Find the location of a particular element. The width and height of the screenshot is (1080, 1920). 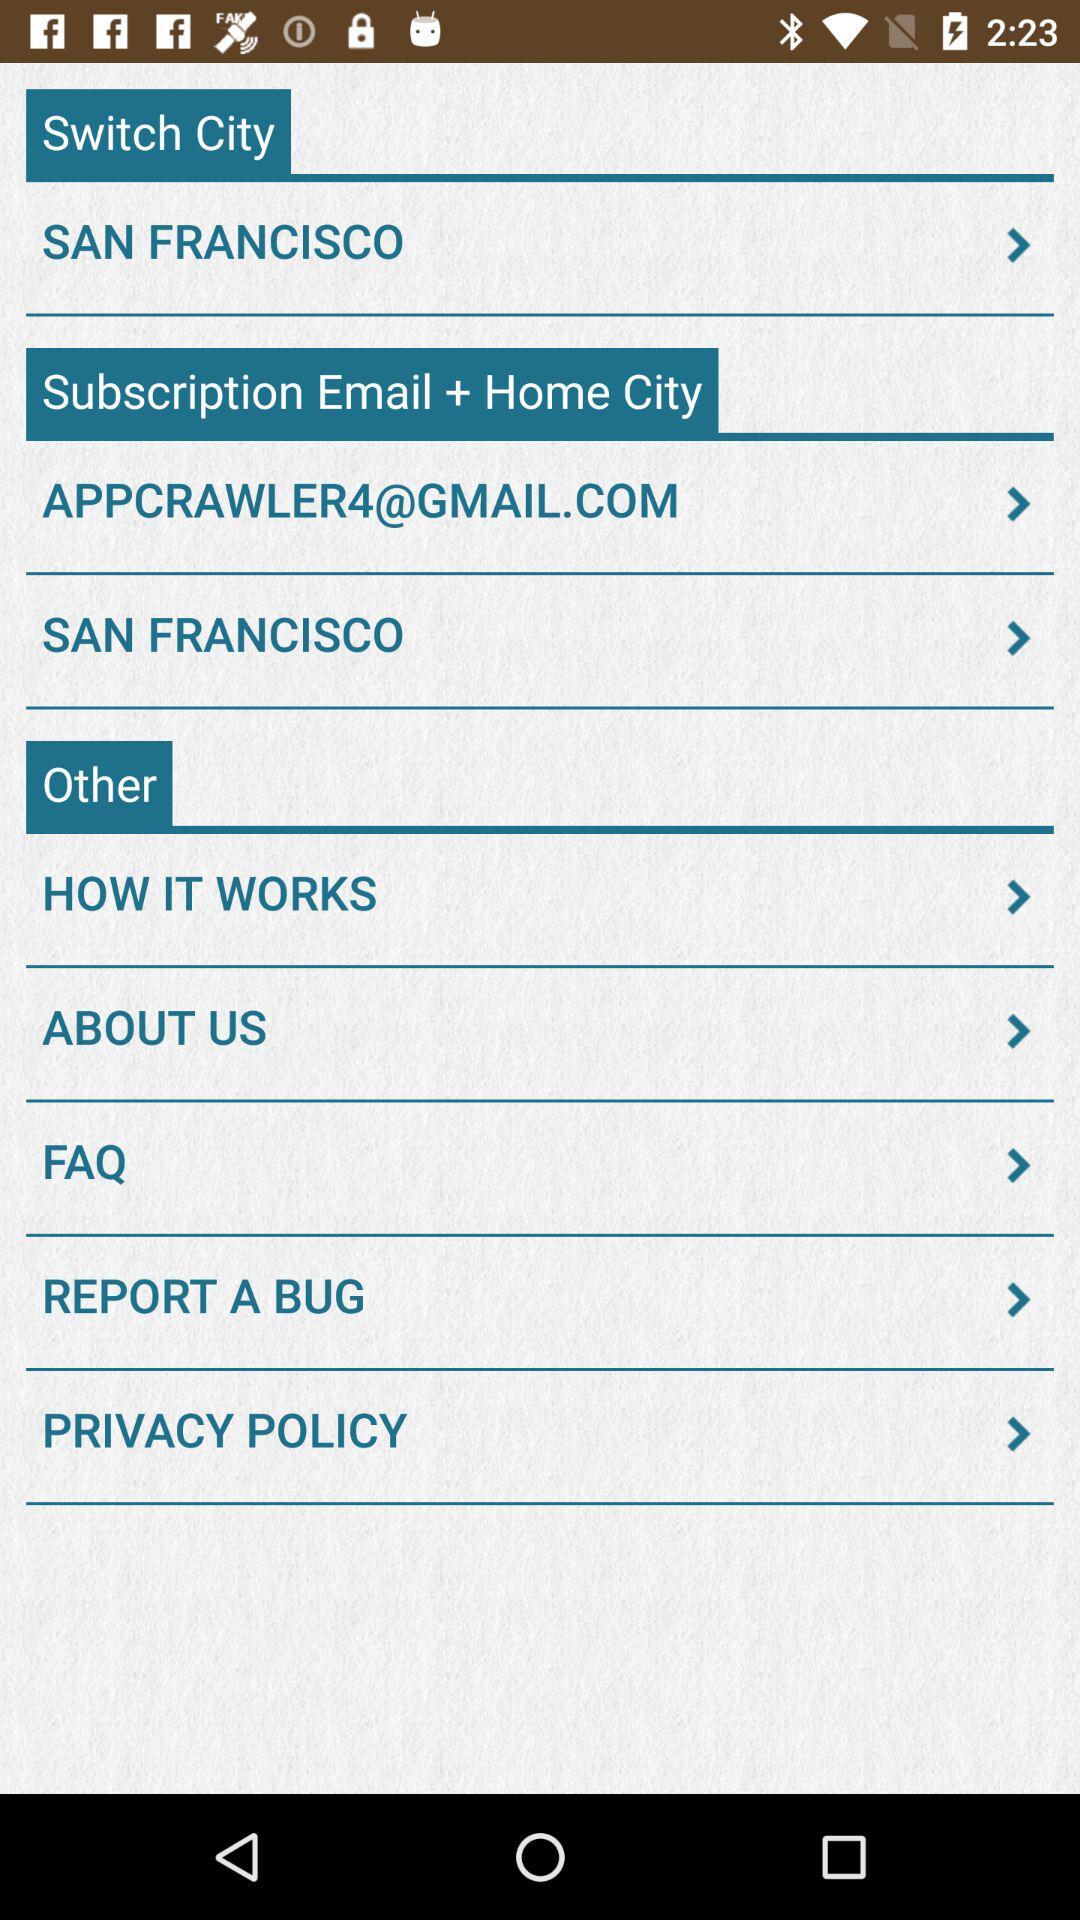

appcrawler4@gmail.com item is located at coordinates (540, 504).